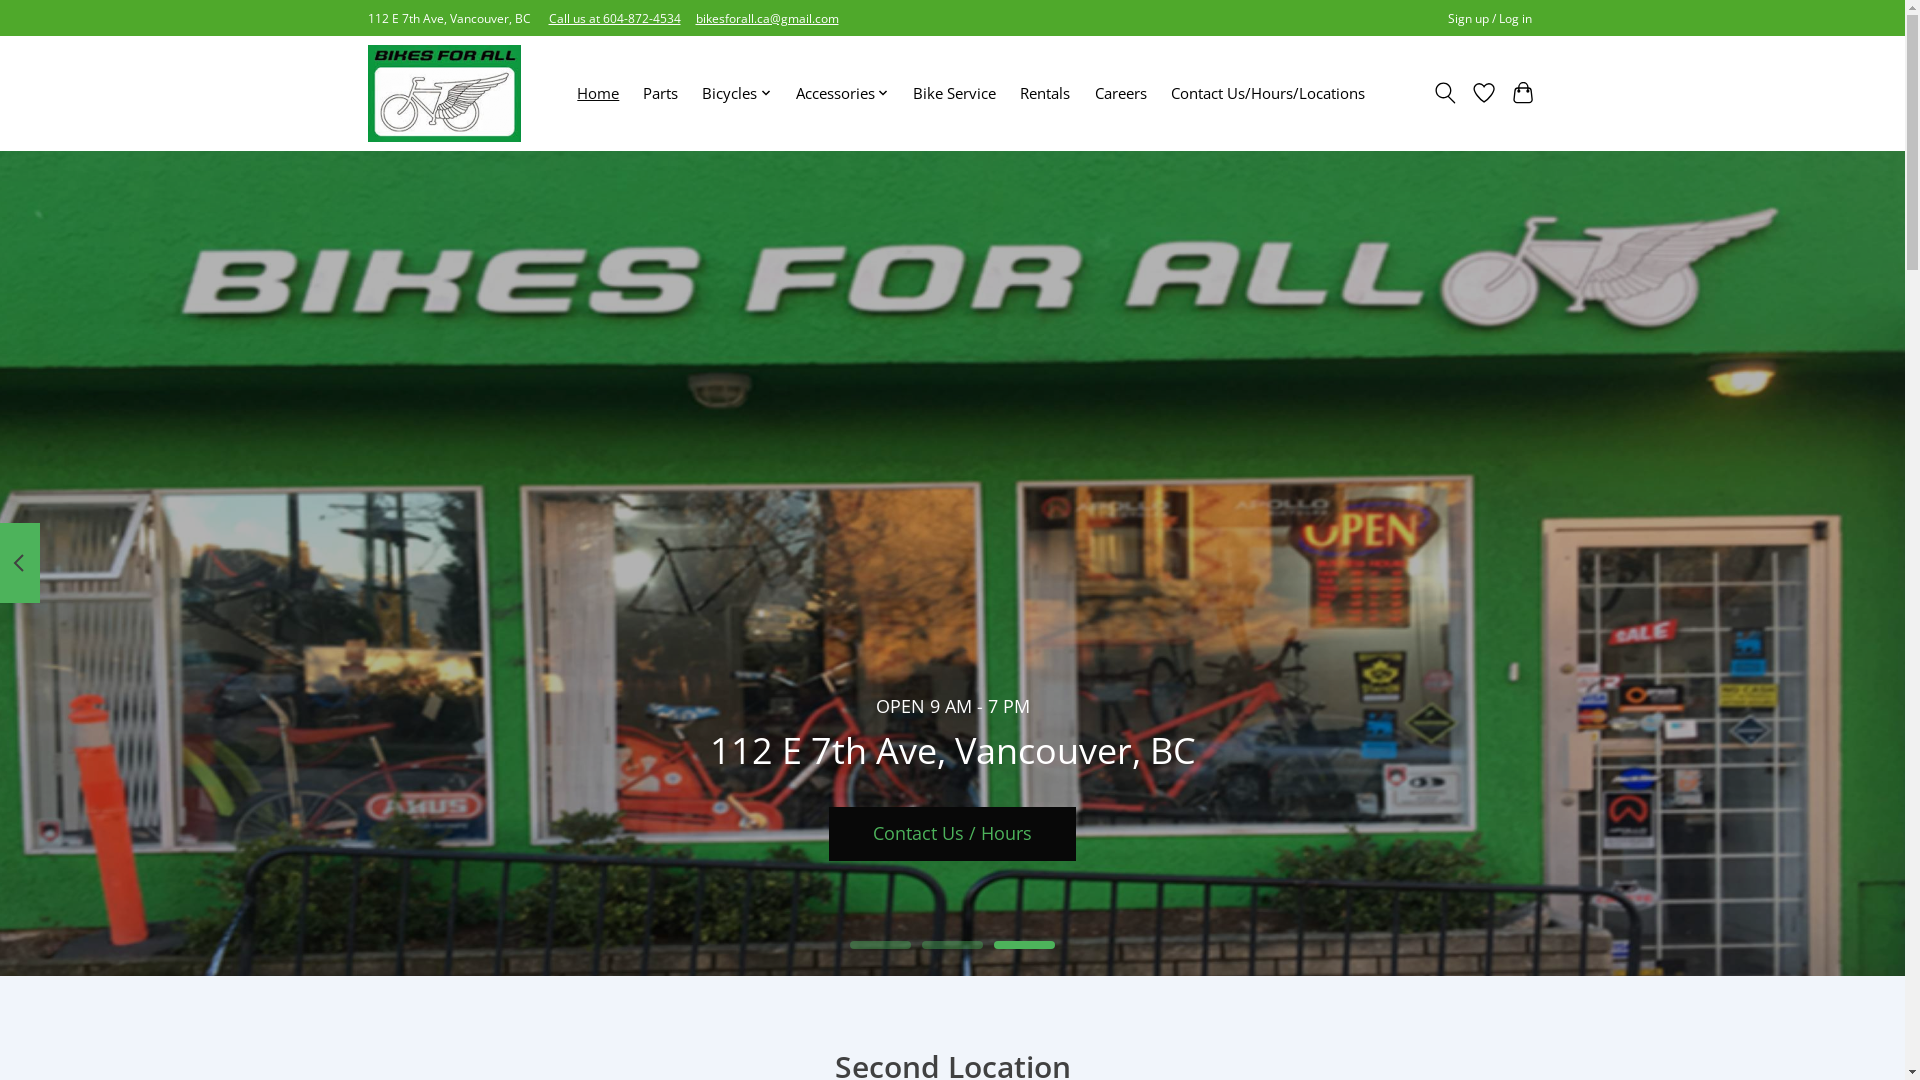 This screenshot has width=1920, height=1080. Describe the element at coordinates (597, 93) in the screenshot. I see `'Home'` at that location.